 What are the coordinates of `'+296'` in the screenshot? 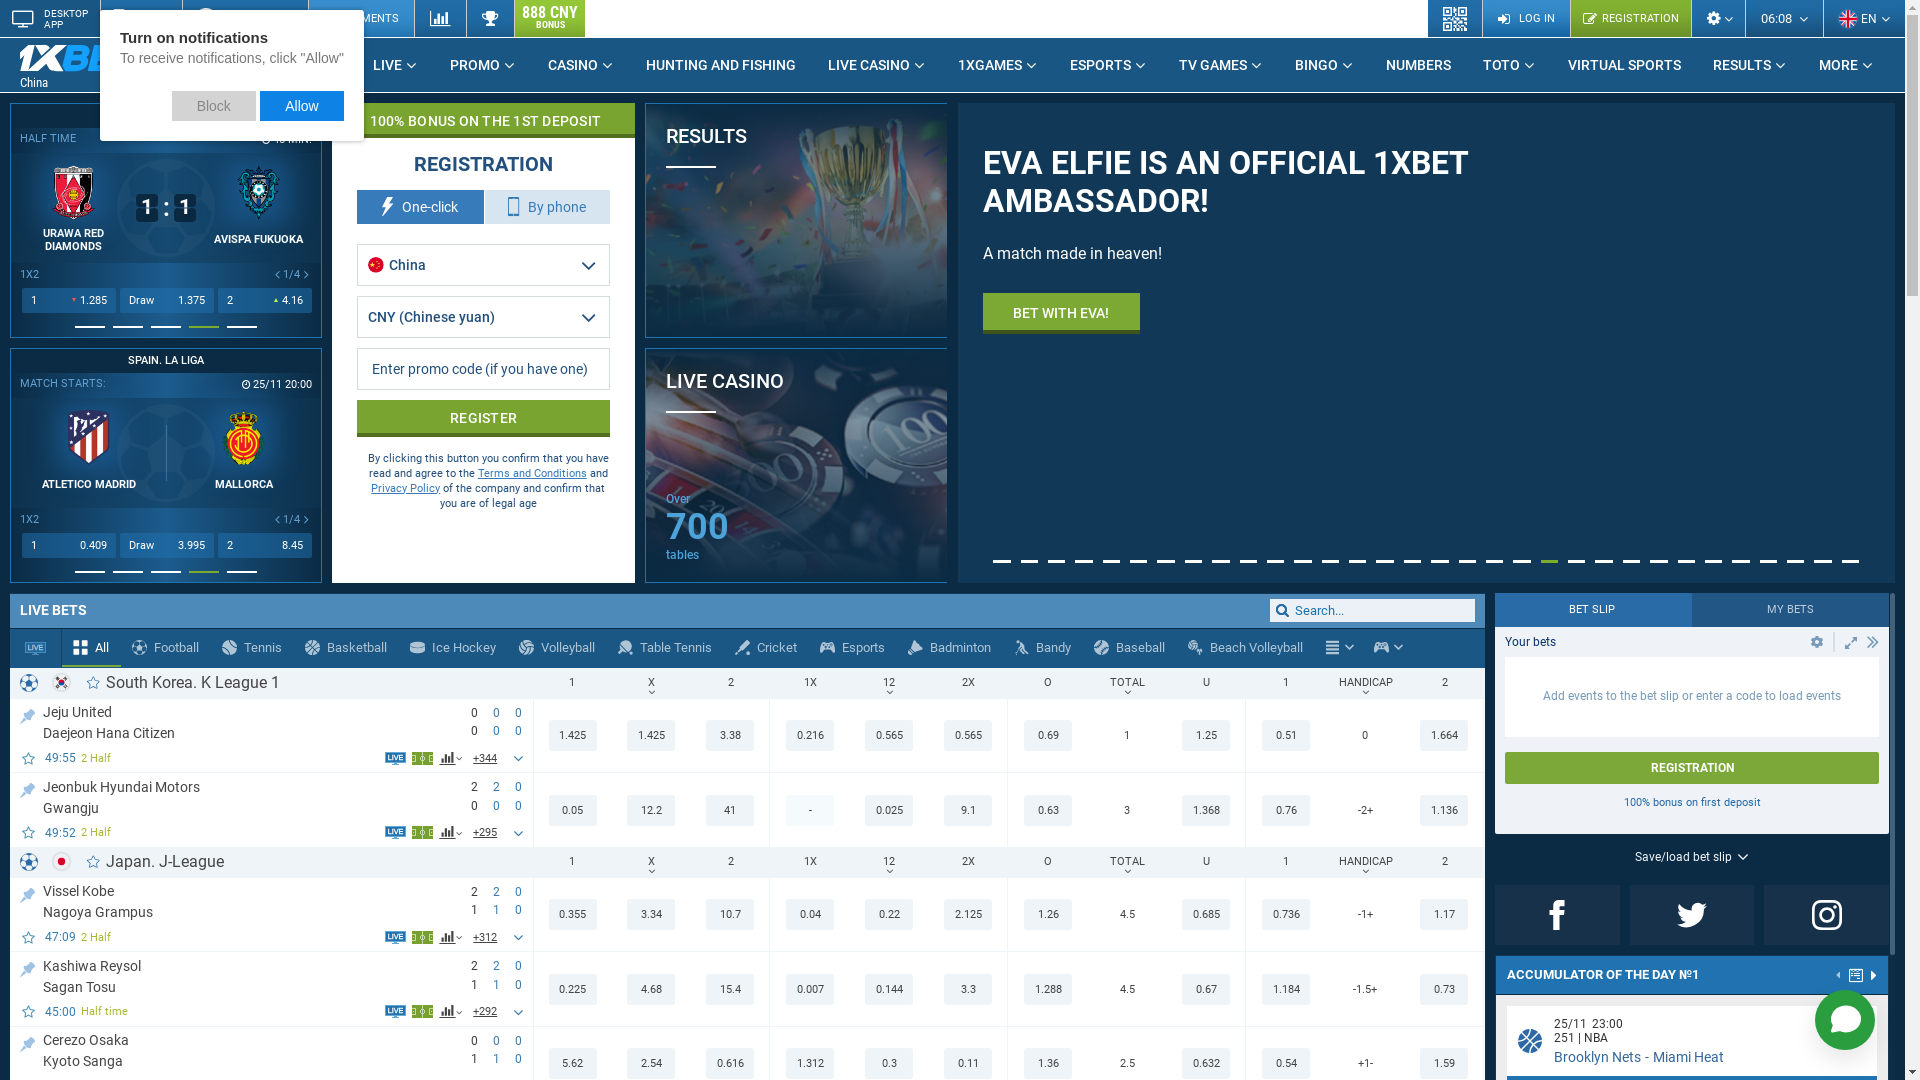 It's located at (485, 833).